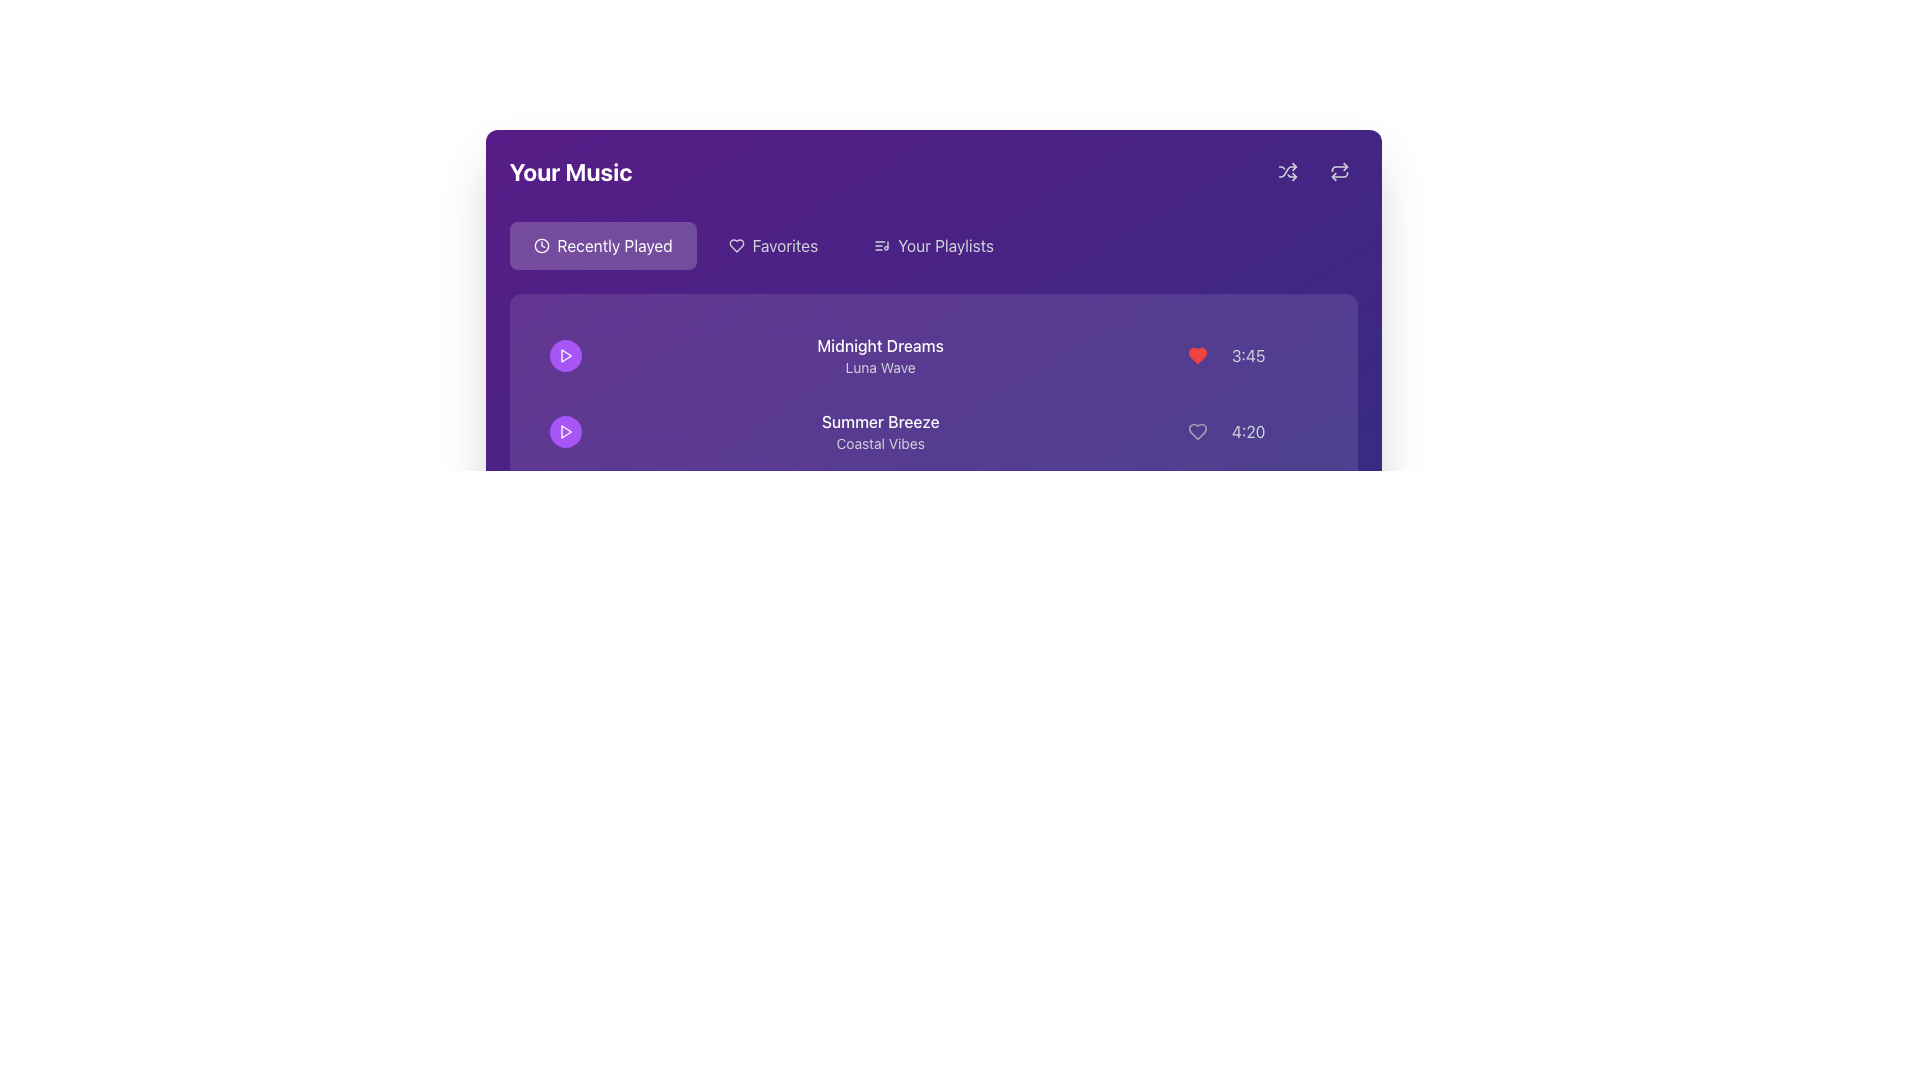 Image resolution: width=1920 pixels, height=1080 pixels. Describe the element at coordinates (1197, 354) in the screenshot. I see `the heart icon button for marking 'Midnight Dreams' as a favorite` at that location.